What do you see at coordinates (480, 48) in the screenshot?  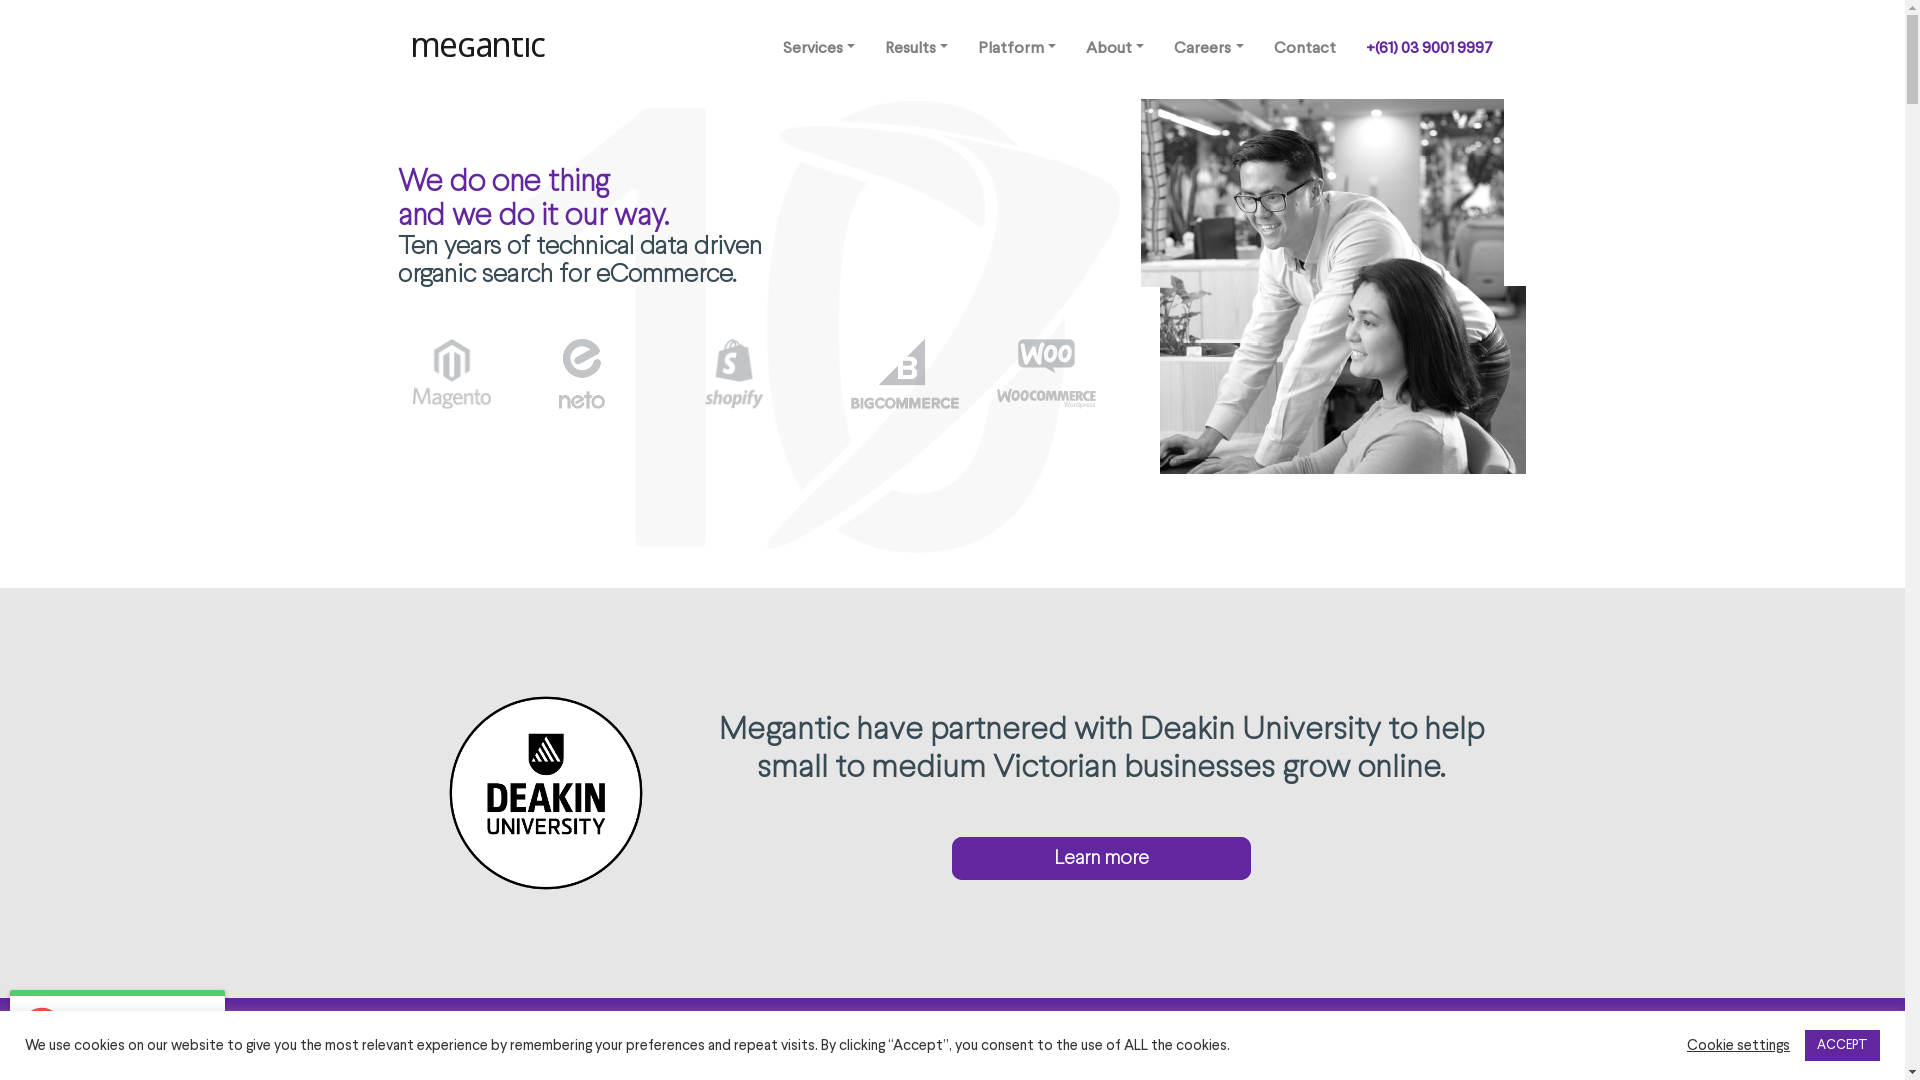 I see `'megantic'` at bounding box center [480, 48].